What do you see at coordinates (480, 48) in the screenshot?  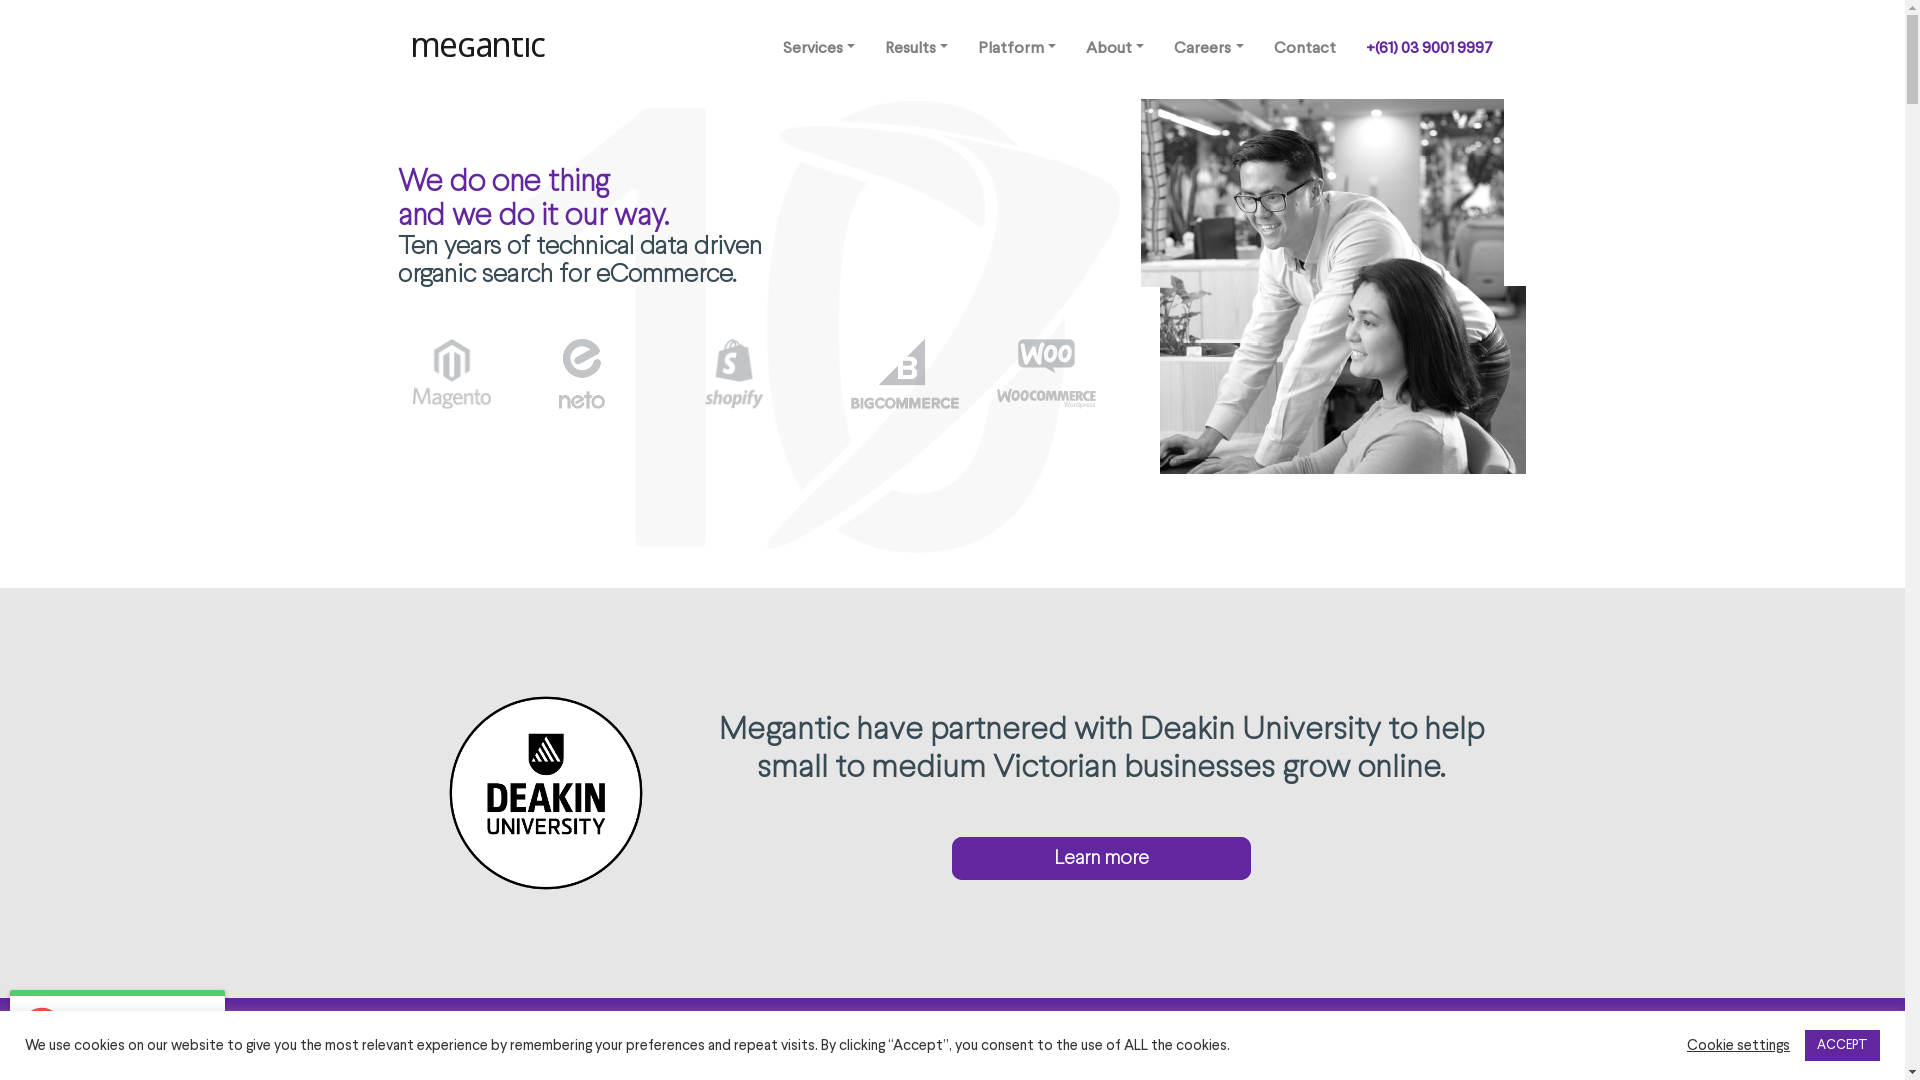 I see `'megantic'` at bounding box center [480, 48].